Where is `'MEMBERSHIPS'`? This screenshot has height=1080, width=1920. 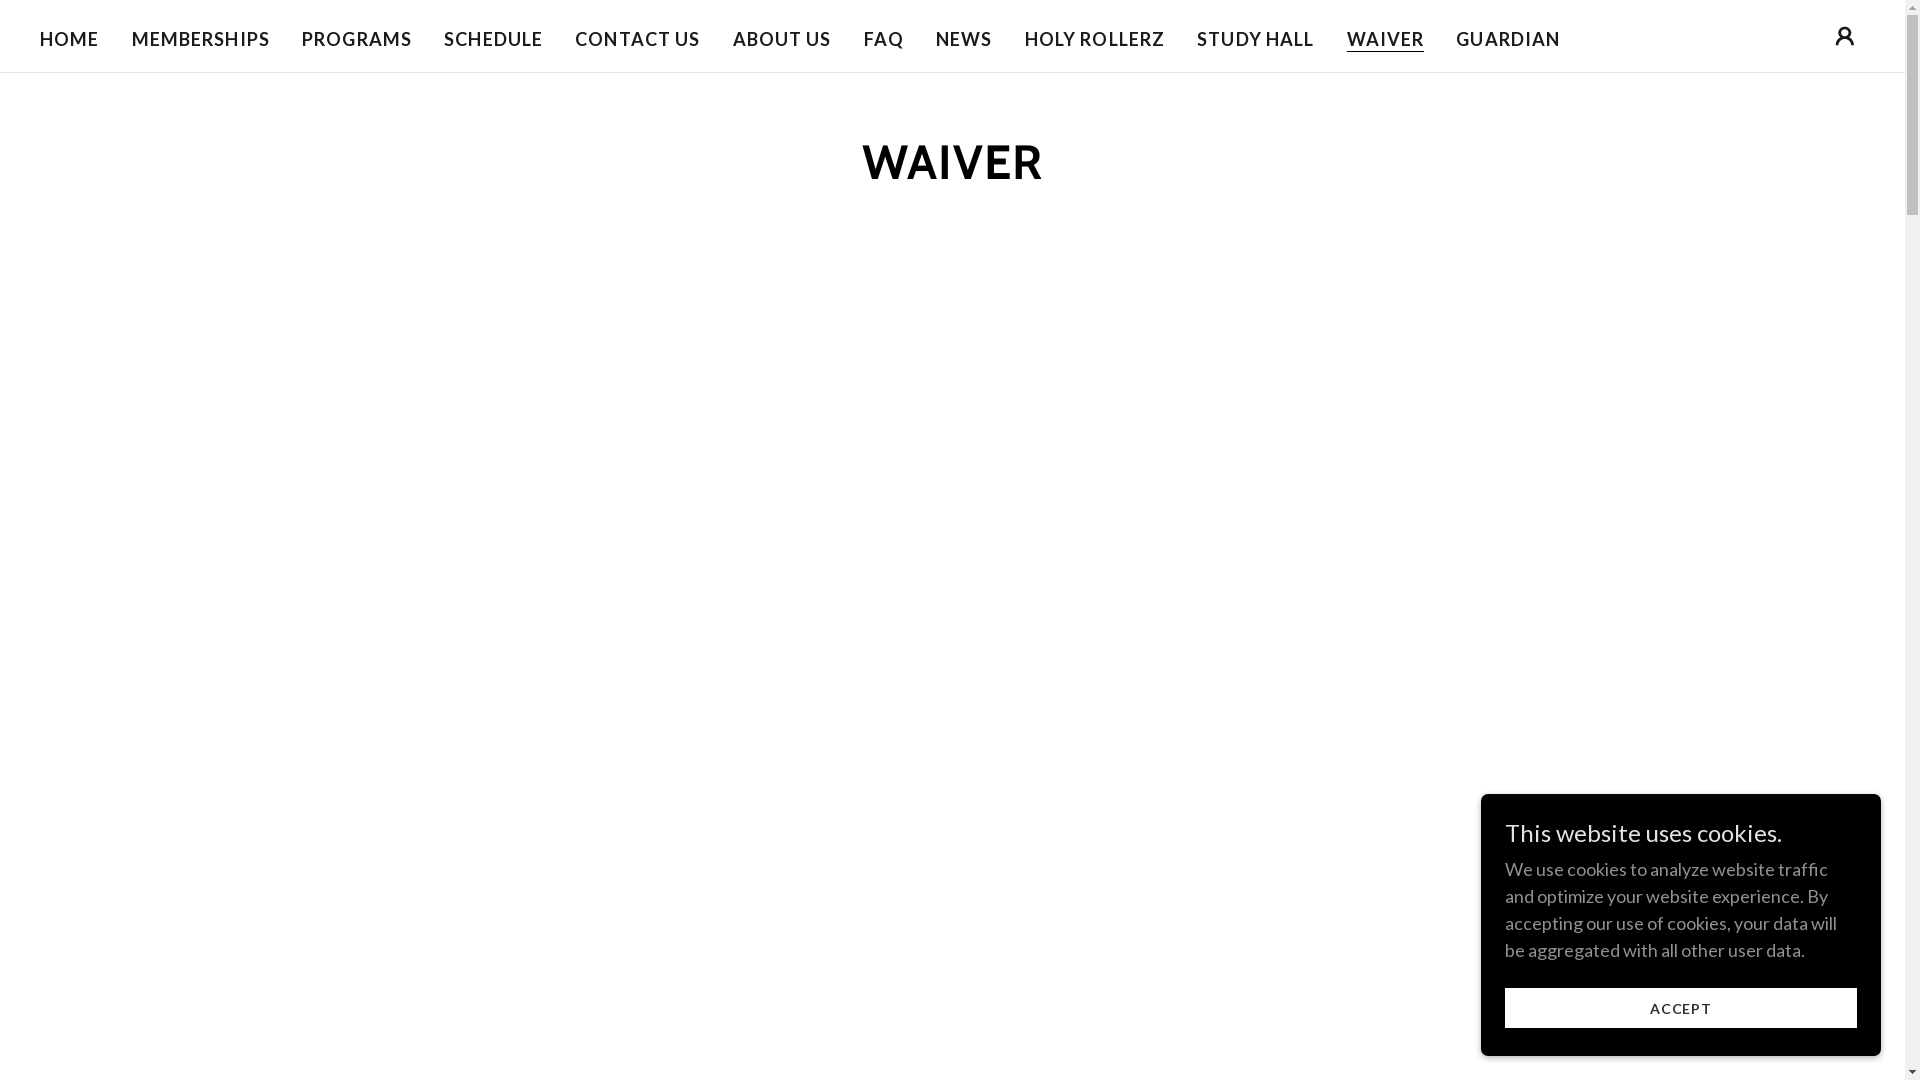
'MEMBERSHIPS' is located at coordinates (201, 38).